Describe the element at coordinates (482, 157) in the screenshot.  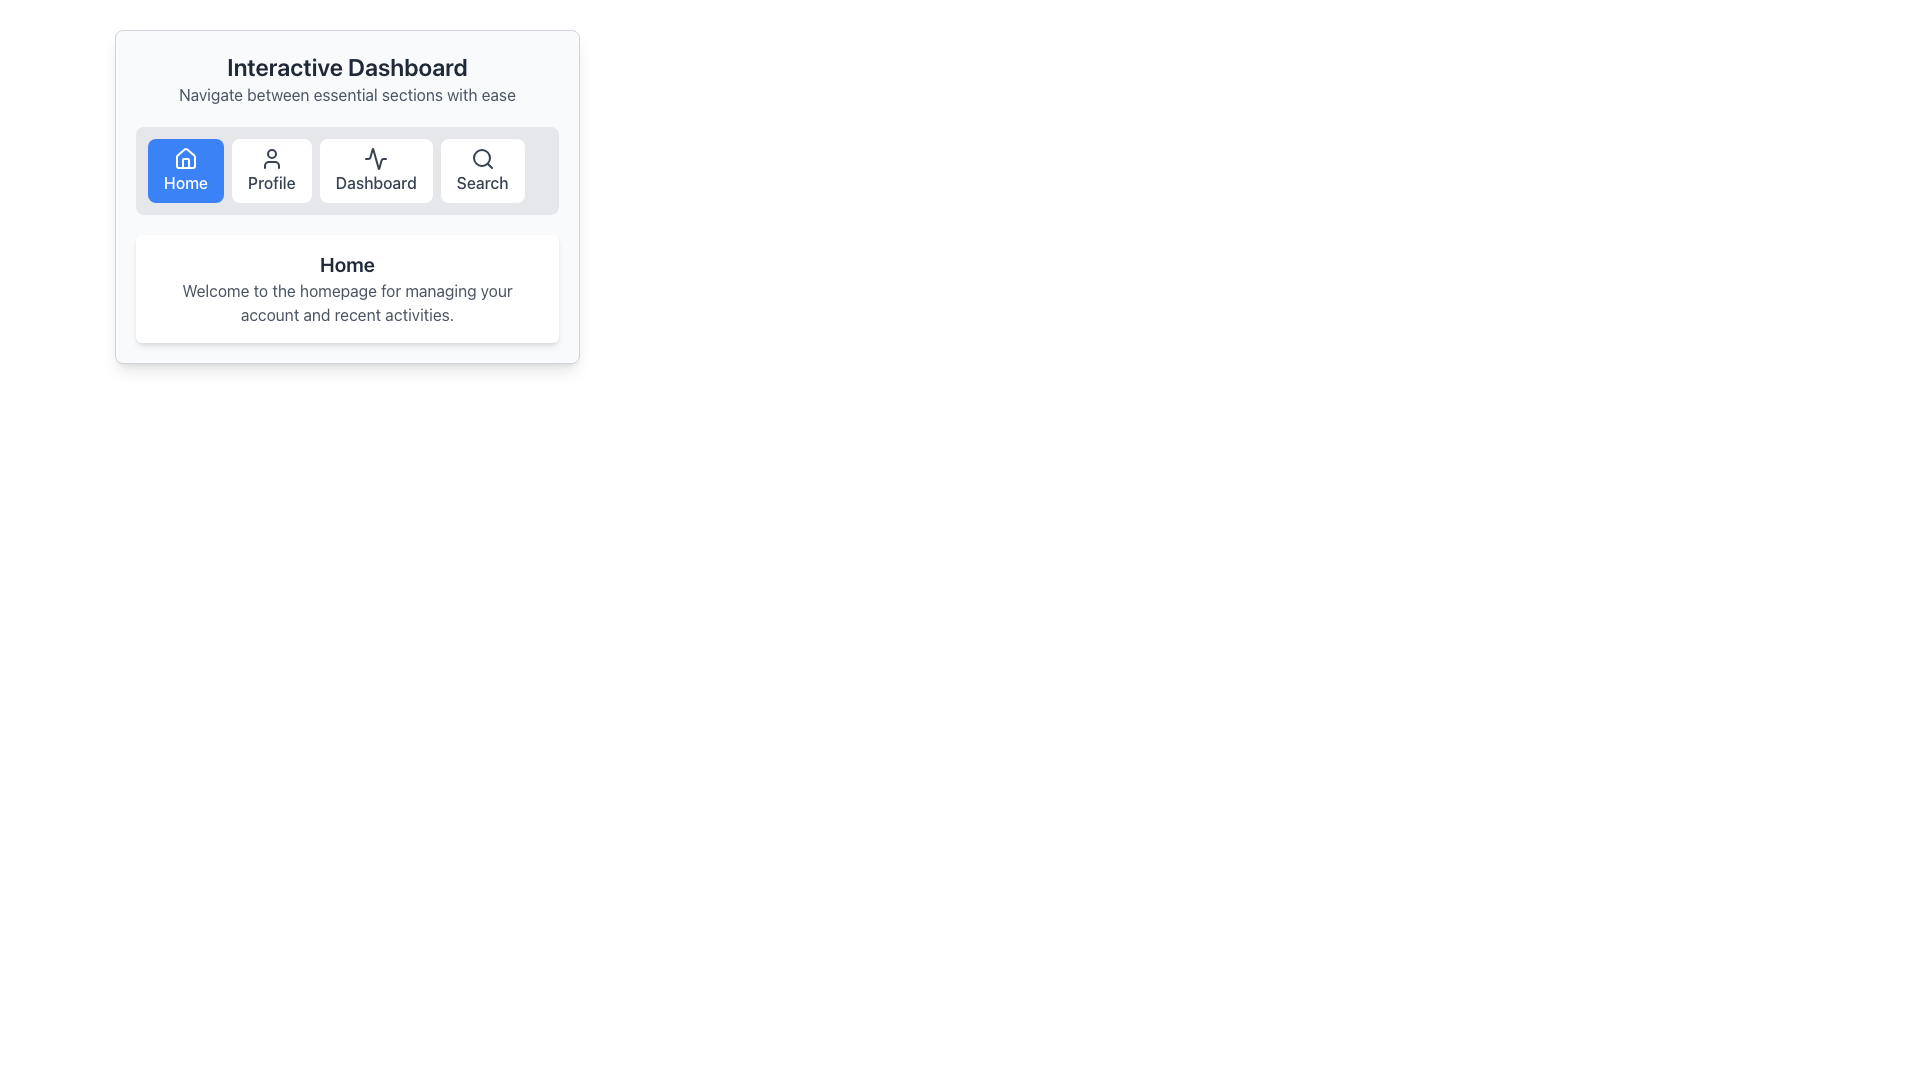
I see `the magnifying glass icon within the 'Search' button located in the rightmost position of the horizontal navigation bar` at that location.